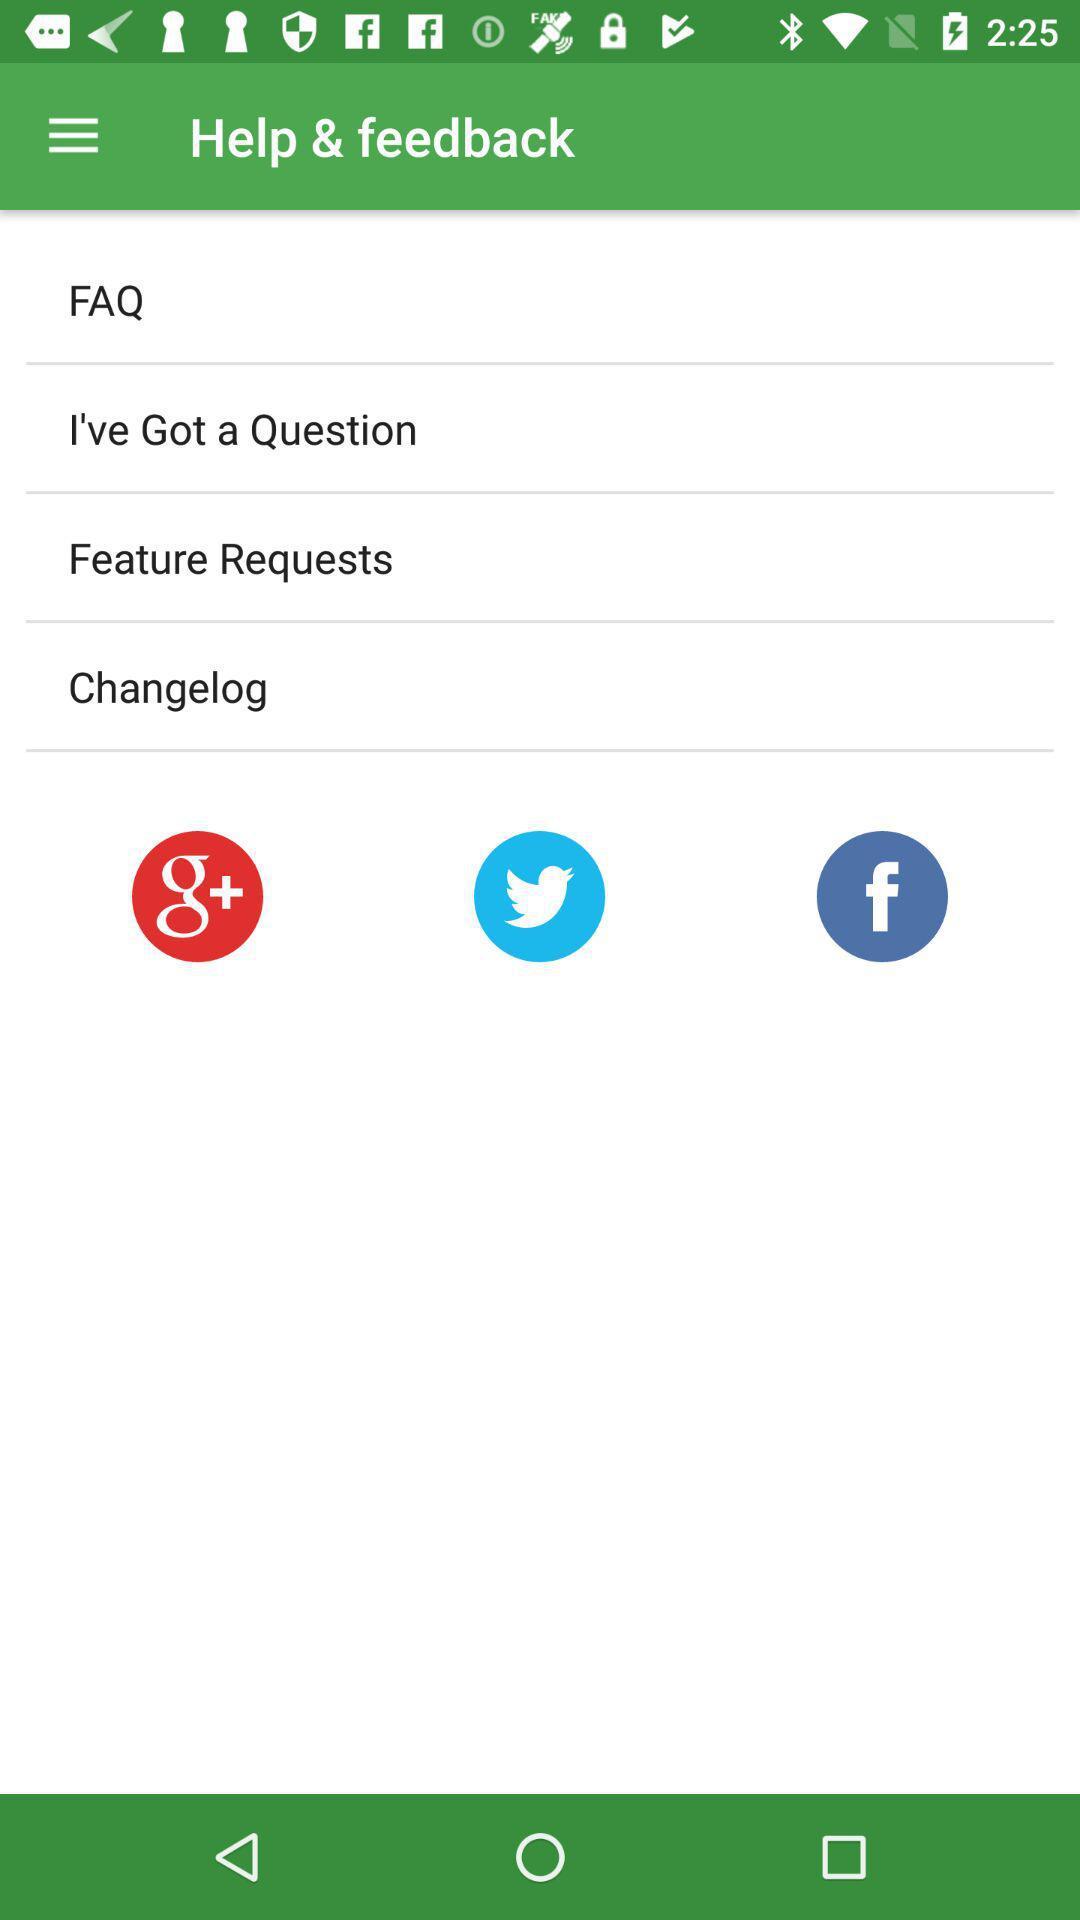  Describe the element at coordinates (540, 686) in the screenshot. I see `changelog` at that location.